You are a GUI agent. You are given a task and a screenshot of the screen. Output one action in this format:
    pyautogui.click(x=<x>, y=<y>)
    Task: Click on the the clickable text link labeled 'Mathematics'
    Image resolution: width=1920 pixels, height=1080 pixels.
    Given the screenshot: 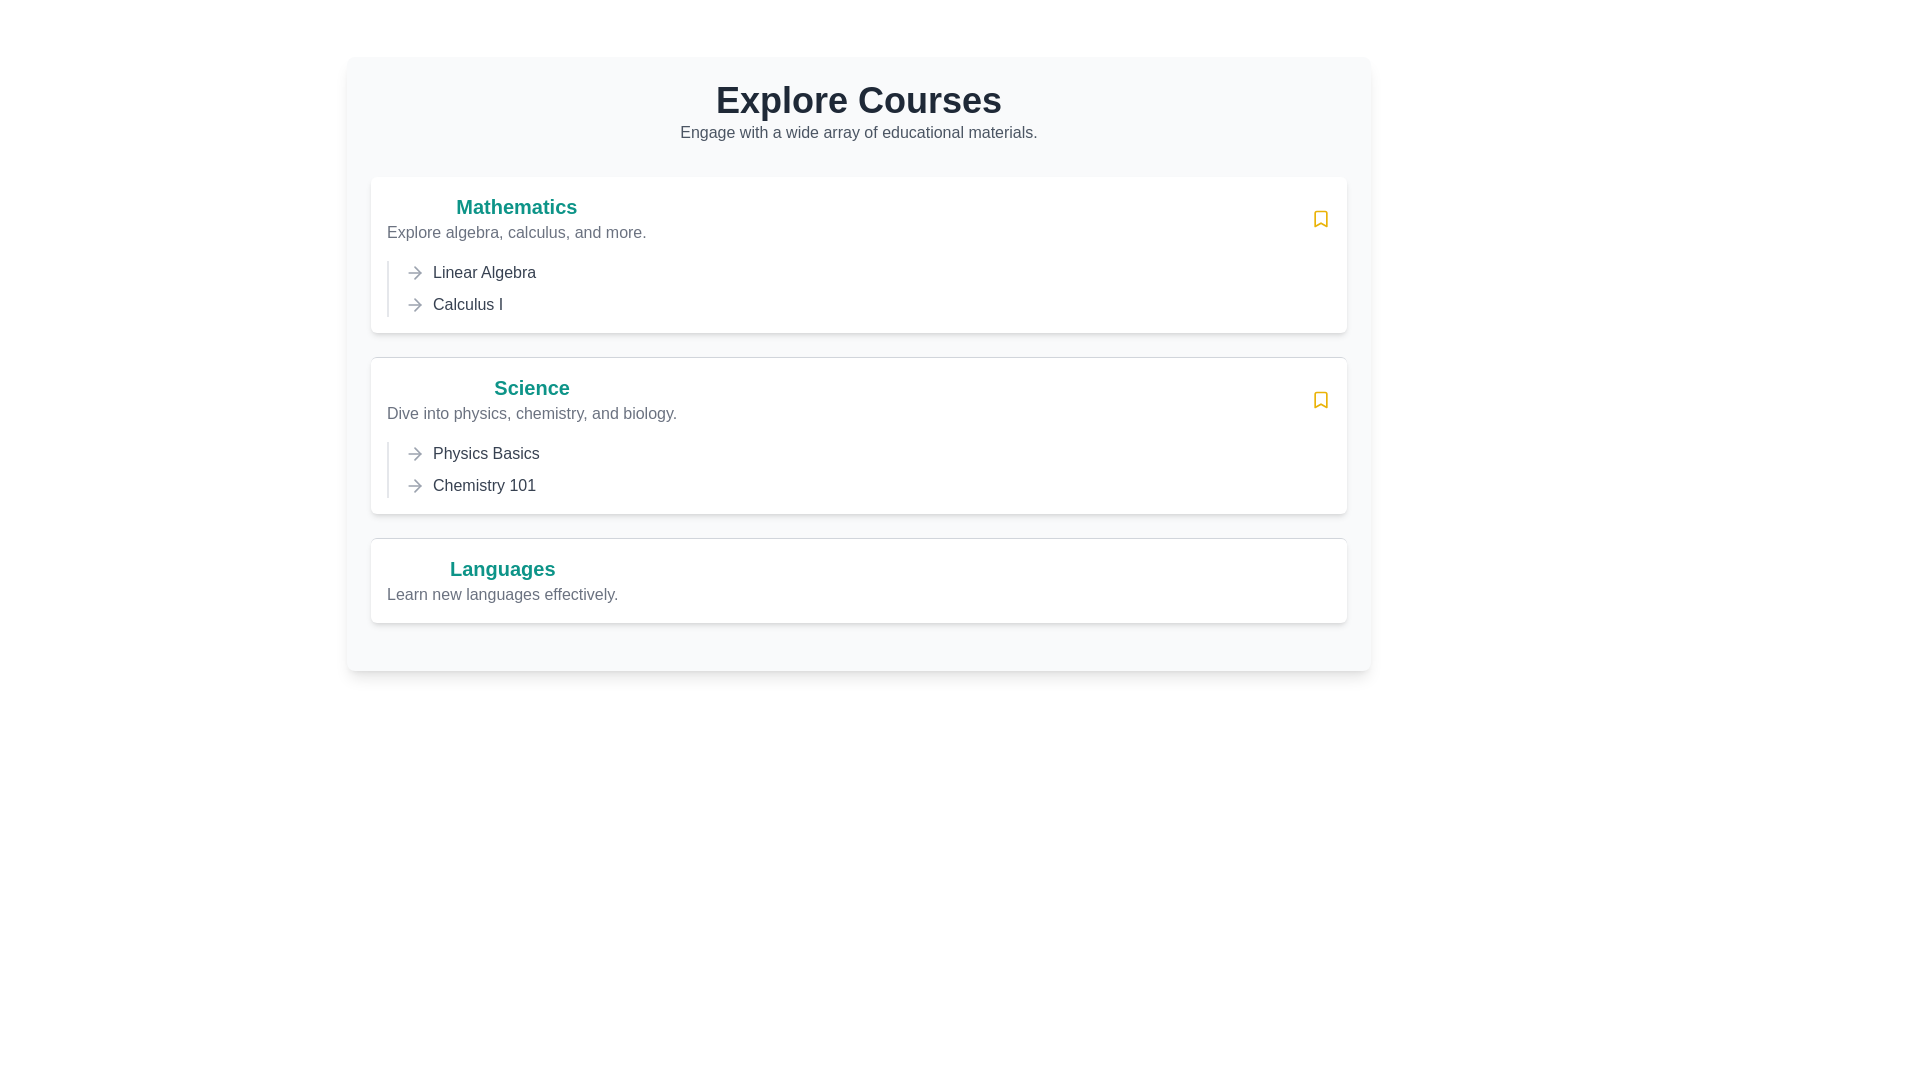 What is the action you would take?
    pyautogui.click(x=516, y=207)
    